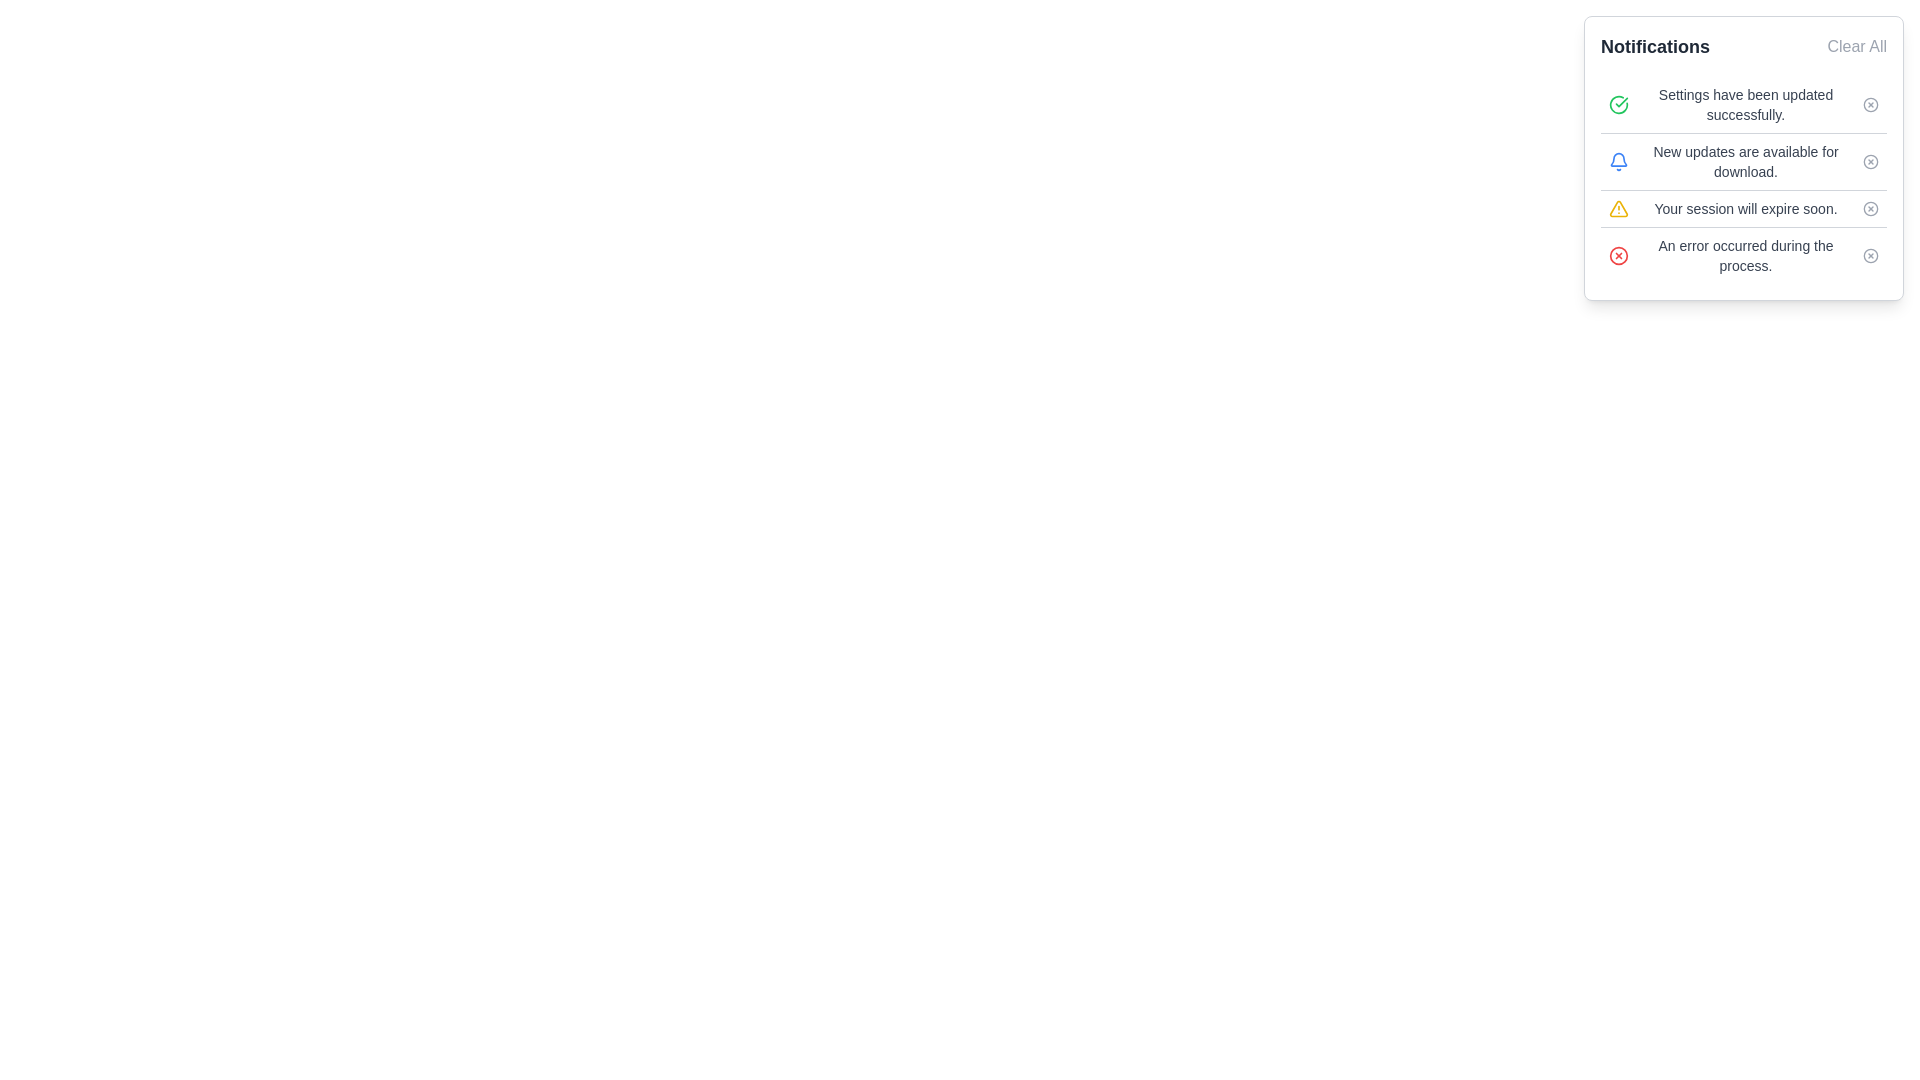 The width and height of the screenshot is (1920, 1080). I want to click on the dismiss button of the notification item displaying the message 'An error occurred during the process.', so click(1742, 254).